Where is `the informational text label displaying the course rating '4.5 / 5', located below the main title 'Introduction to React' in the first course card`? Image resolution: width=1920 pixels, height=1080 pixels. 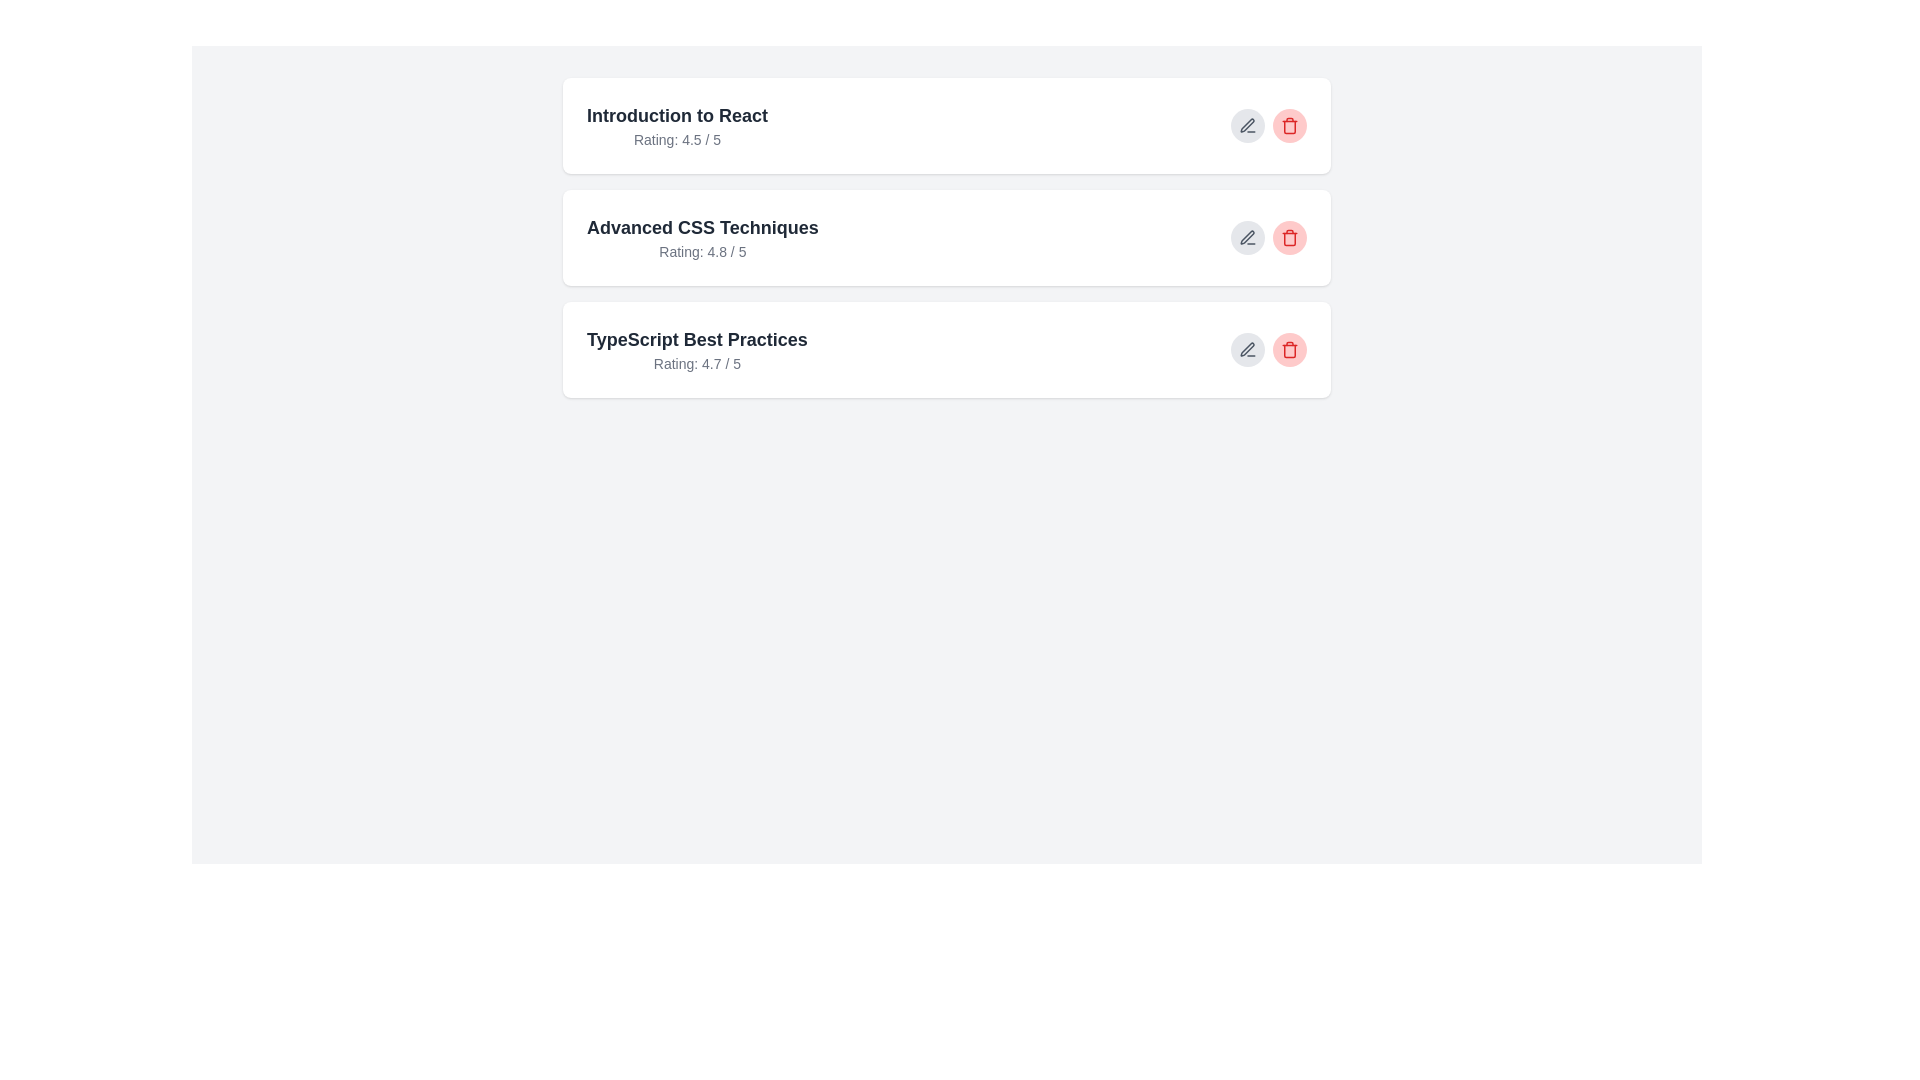 the informational text label displaying the course rating '4.5 / 5', located below the main title 'Introduction to React' in the first course card is located at coordinates (677, 138).